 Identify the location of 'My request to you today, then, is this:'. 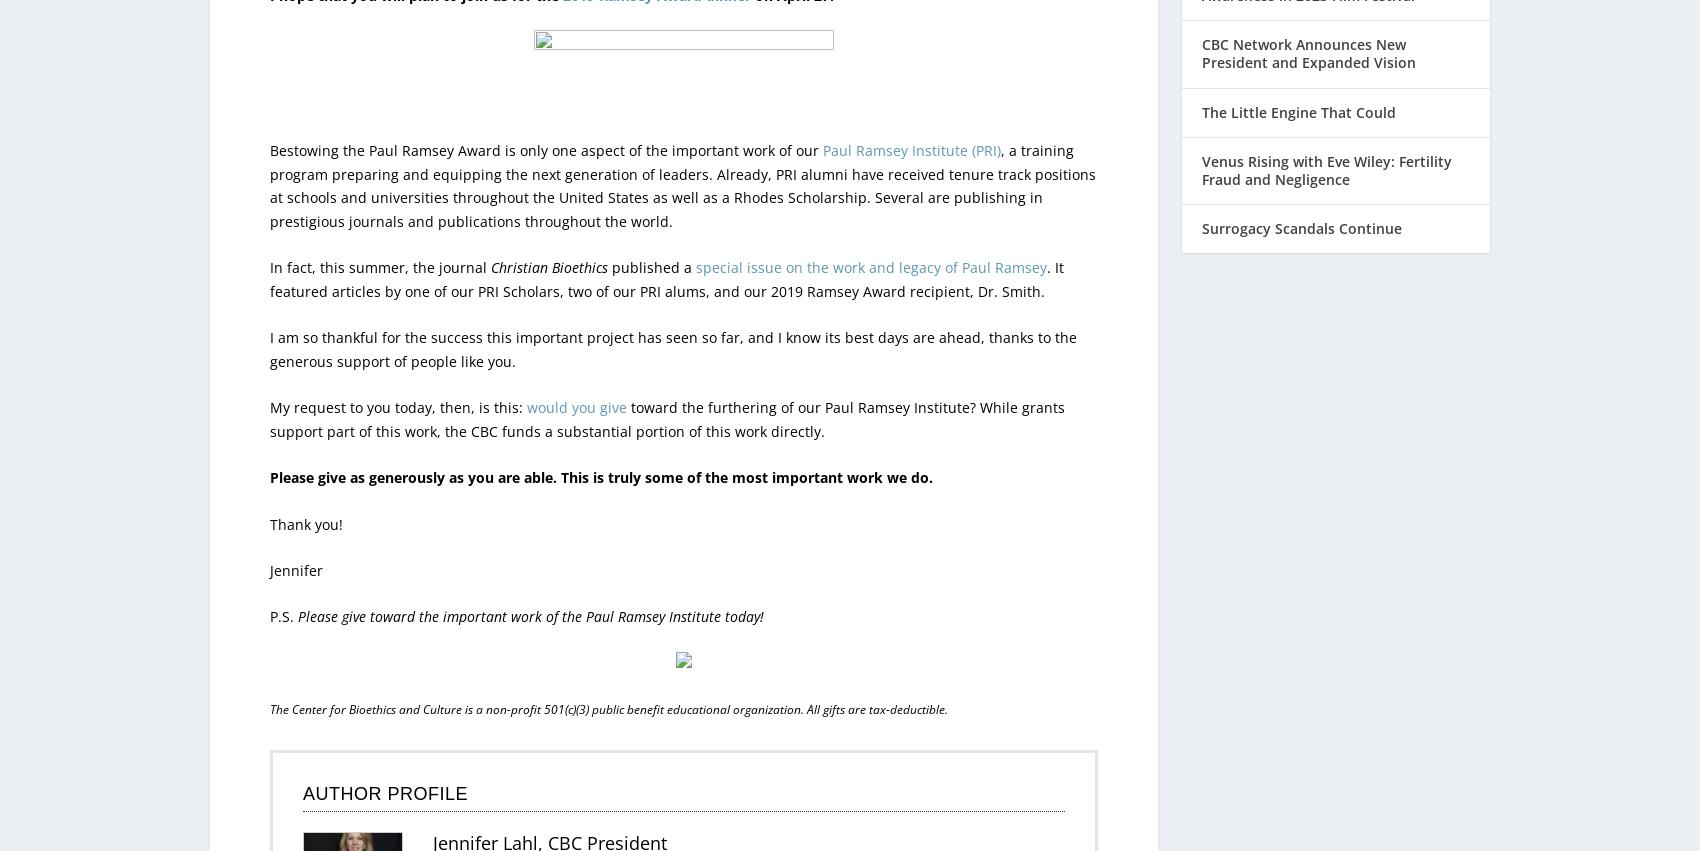
(397, 365).